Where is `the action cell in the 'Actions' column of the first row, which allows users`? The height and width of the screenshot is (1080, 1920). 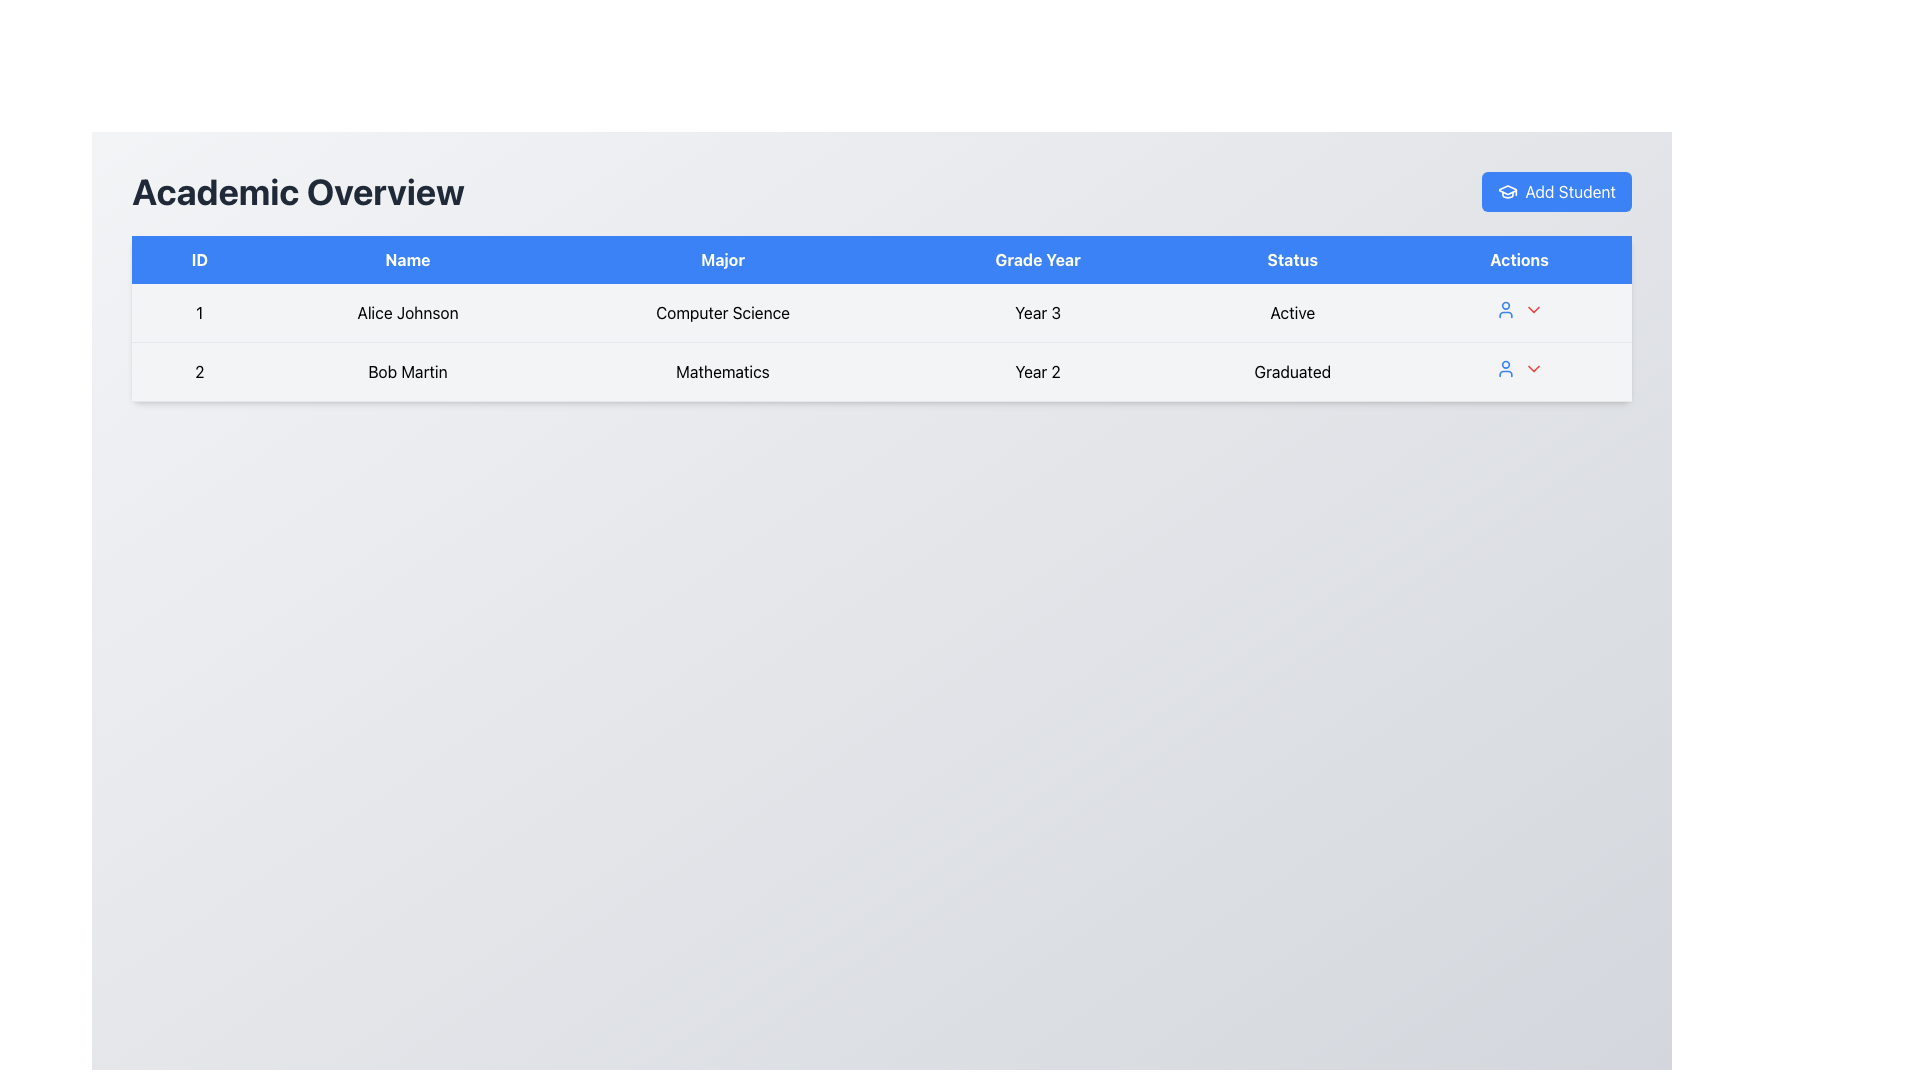 the action cell in the 'Actions' column of the first row, which allows users is located at coordinates (1519, 313).